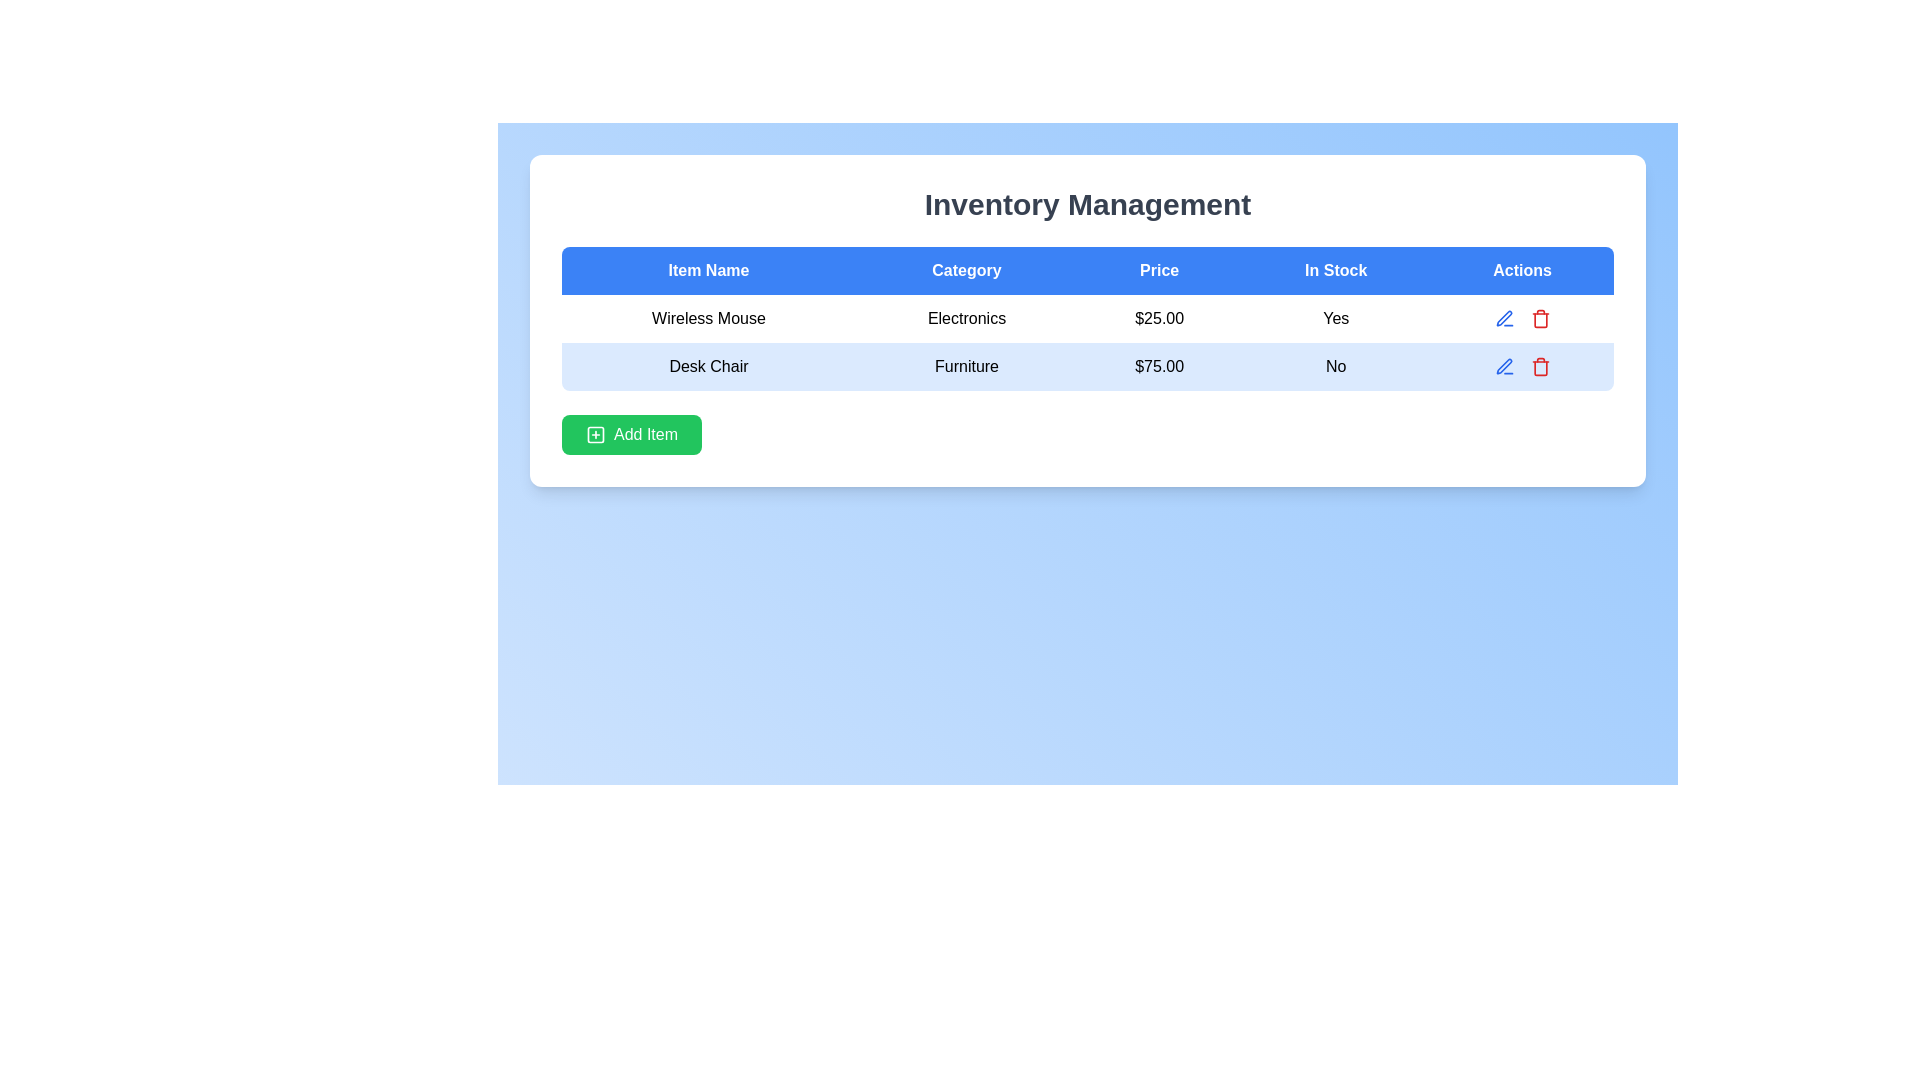  I want to click on the text label displaying 'Item Name', which is the first column header in a table with a blue background and white, bold, center-aligned text, so click(708, 270).